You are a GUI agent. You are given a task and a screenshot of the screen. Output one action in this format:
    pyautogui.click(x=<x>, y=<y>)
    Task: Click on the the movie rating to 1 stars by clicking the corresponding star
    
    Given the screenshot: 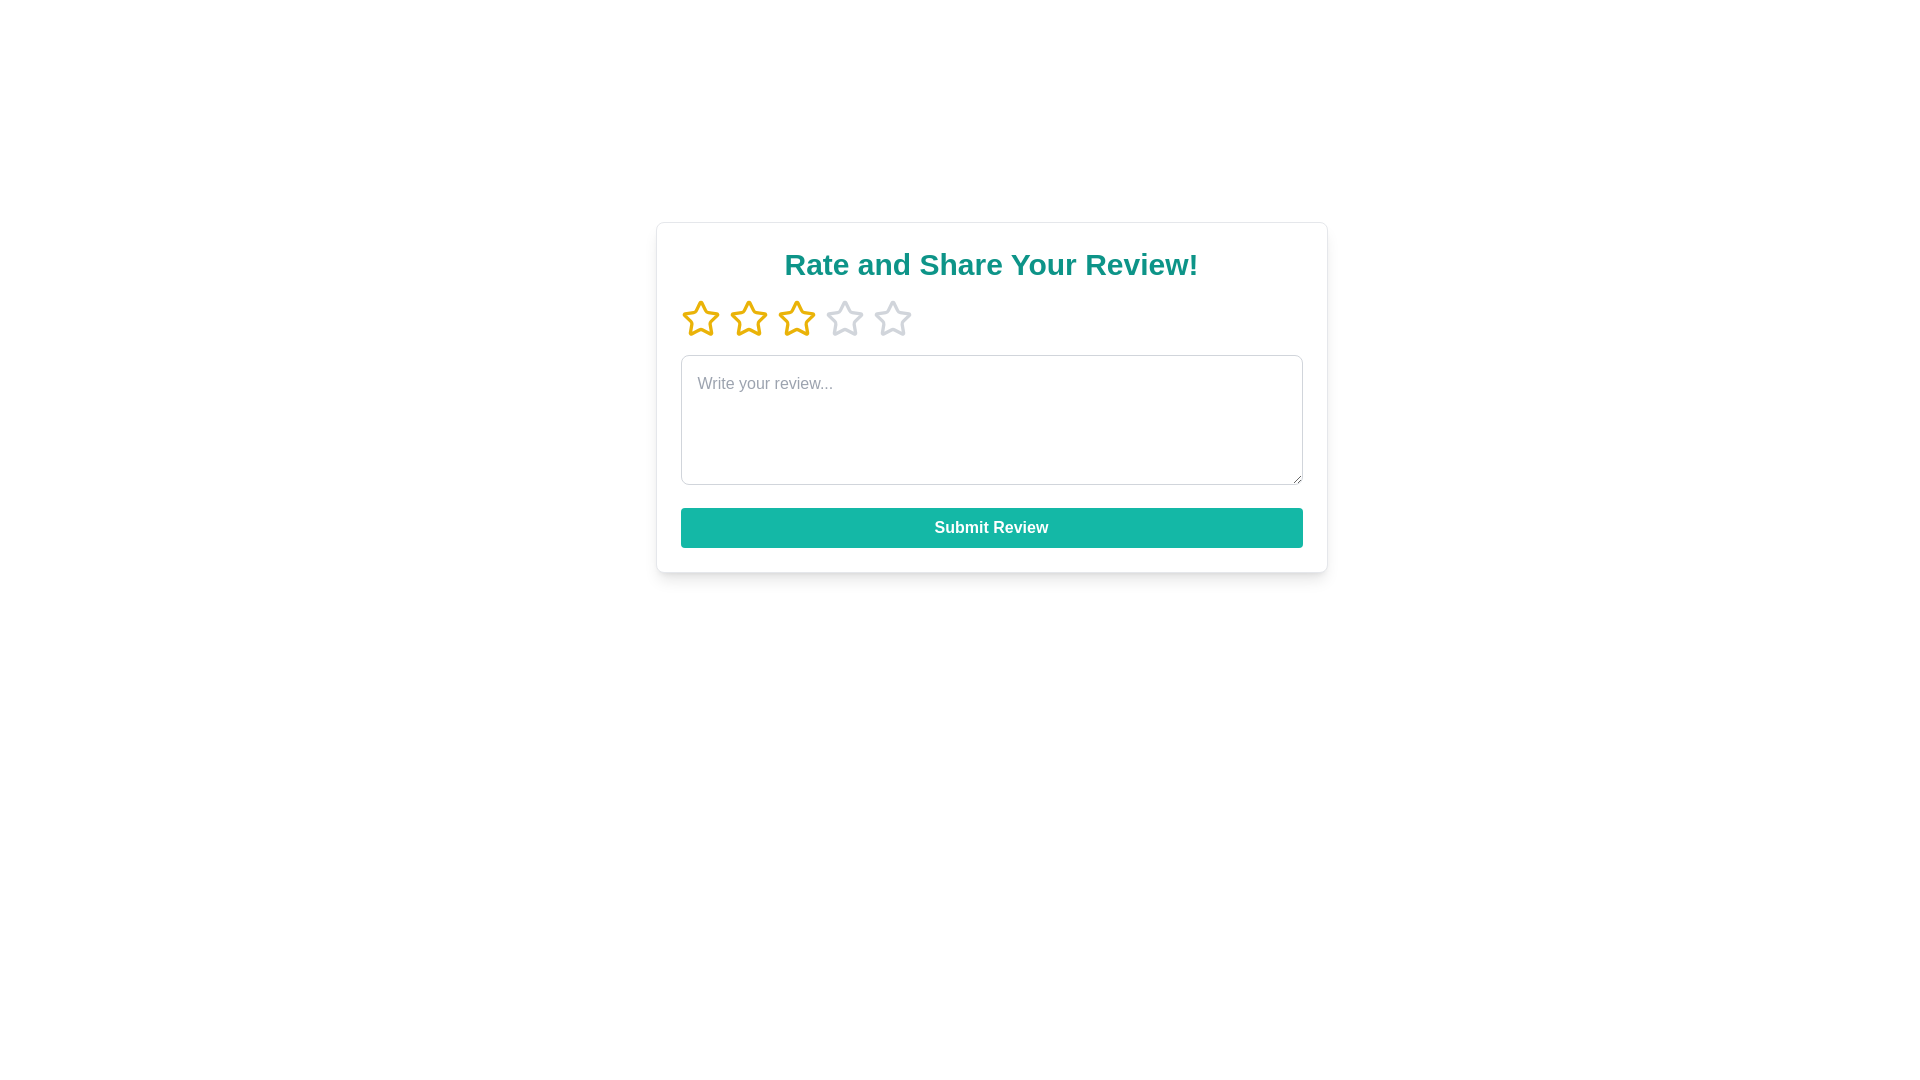 What is the action you would take?
    pyautogui.click(x=700, y=318)
    